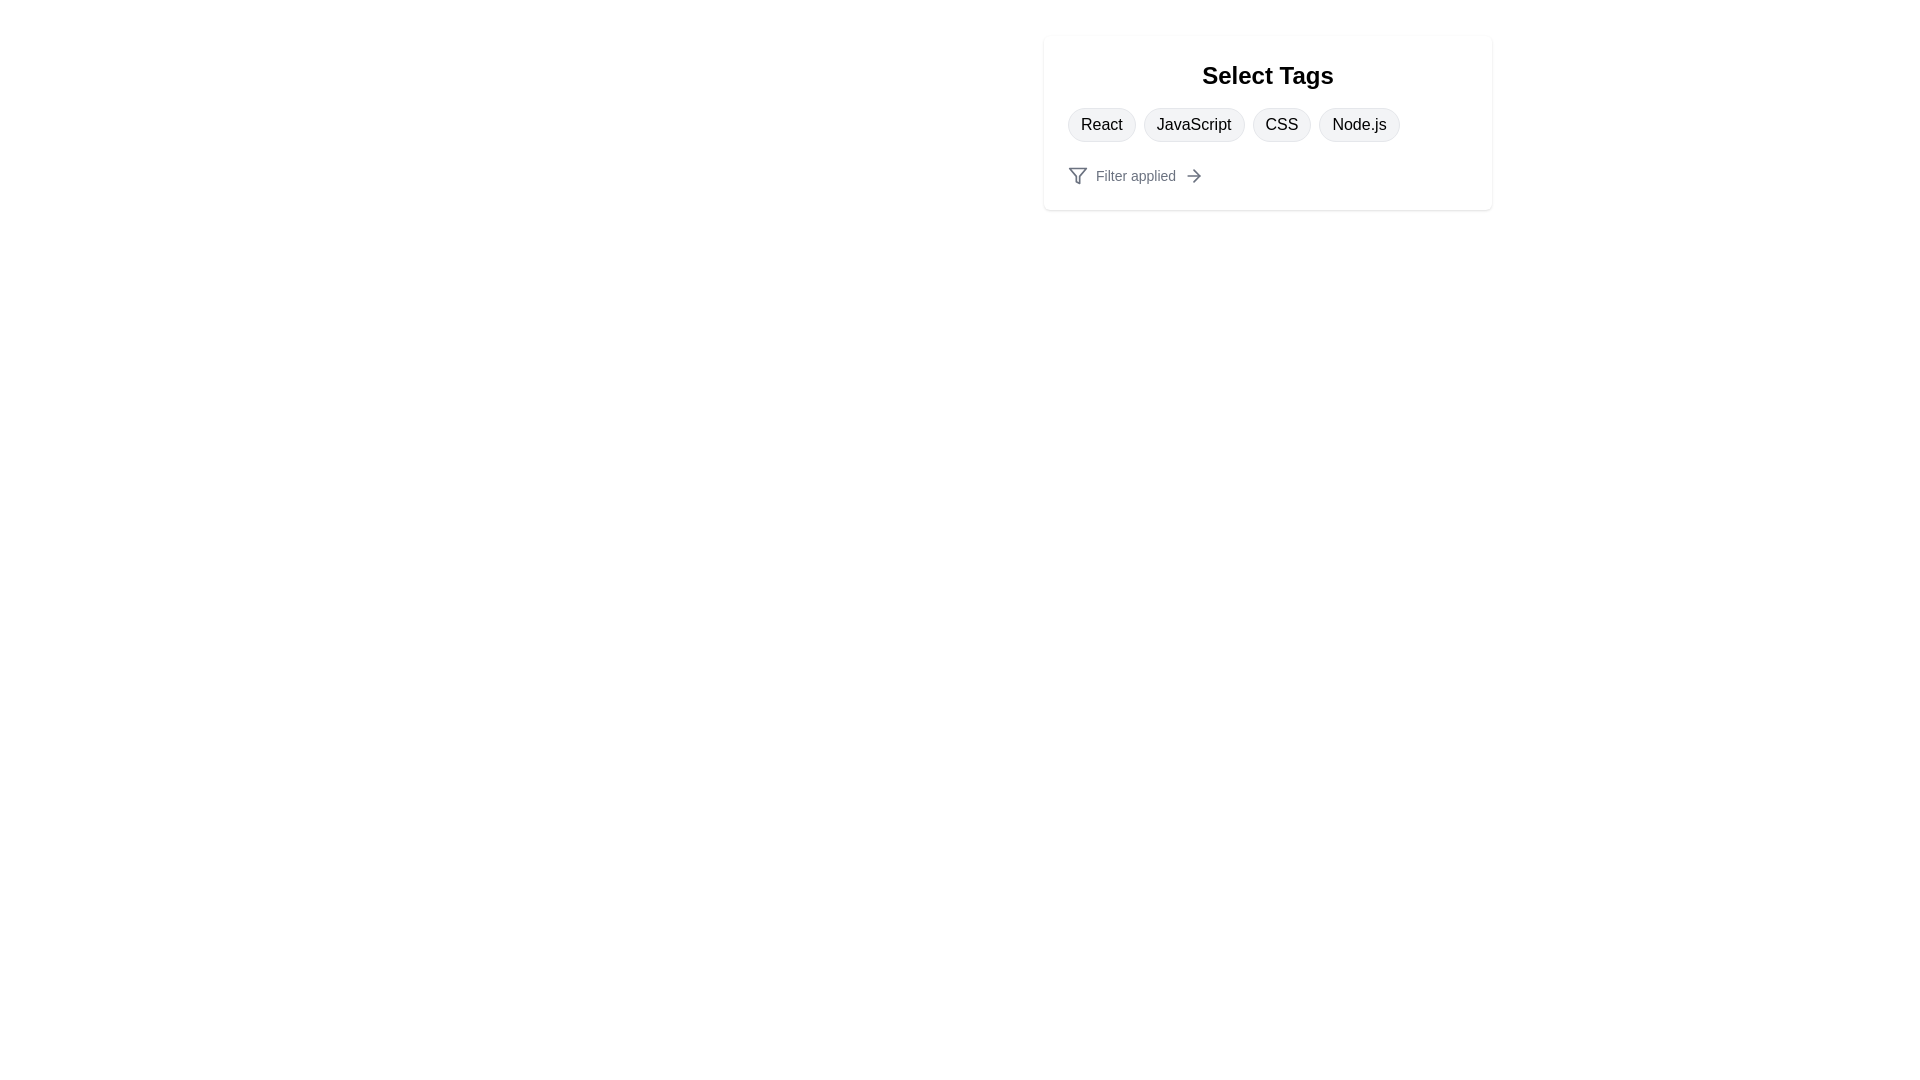 The image size is (1920, 1080). I want to click on the interactive tag representing a skill or technology in the Tag list, specifically located below the 'Select Tags' heading, so click(1266, 124).